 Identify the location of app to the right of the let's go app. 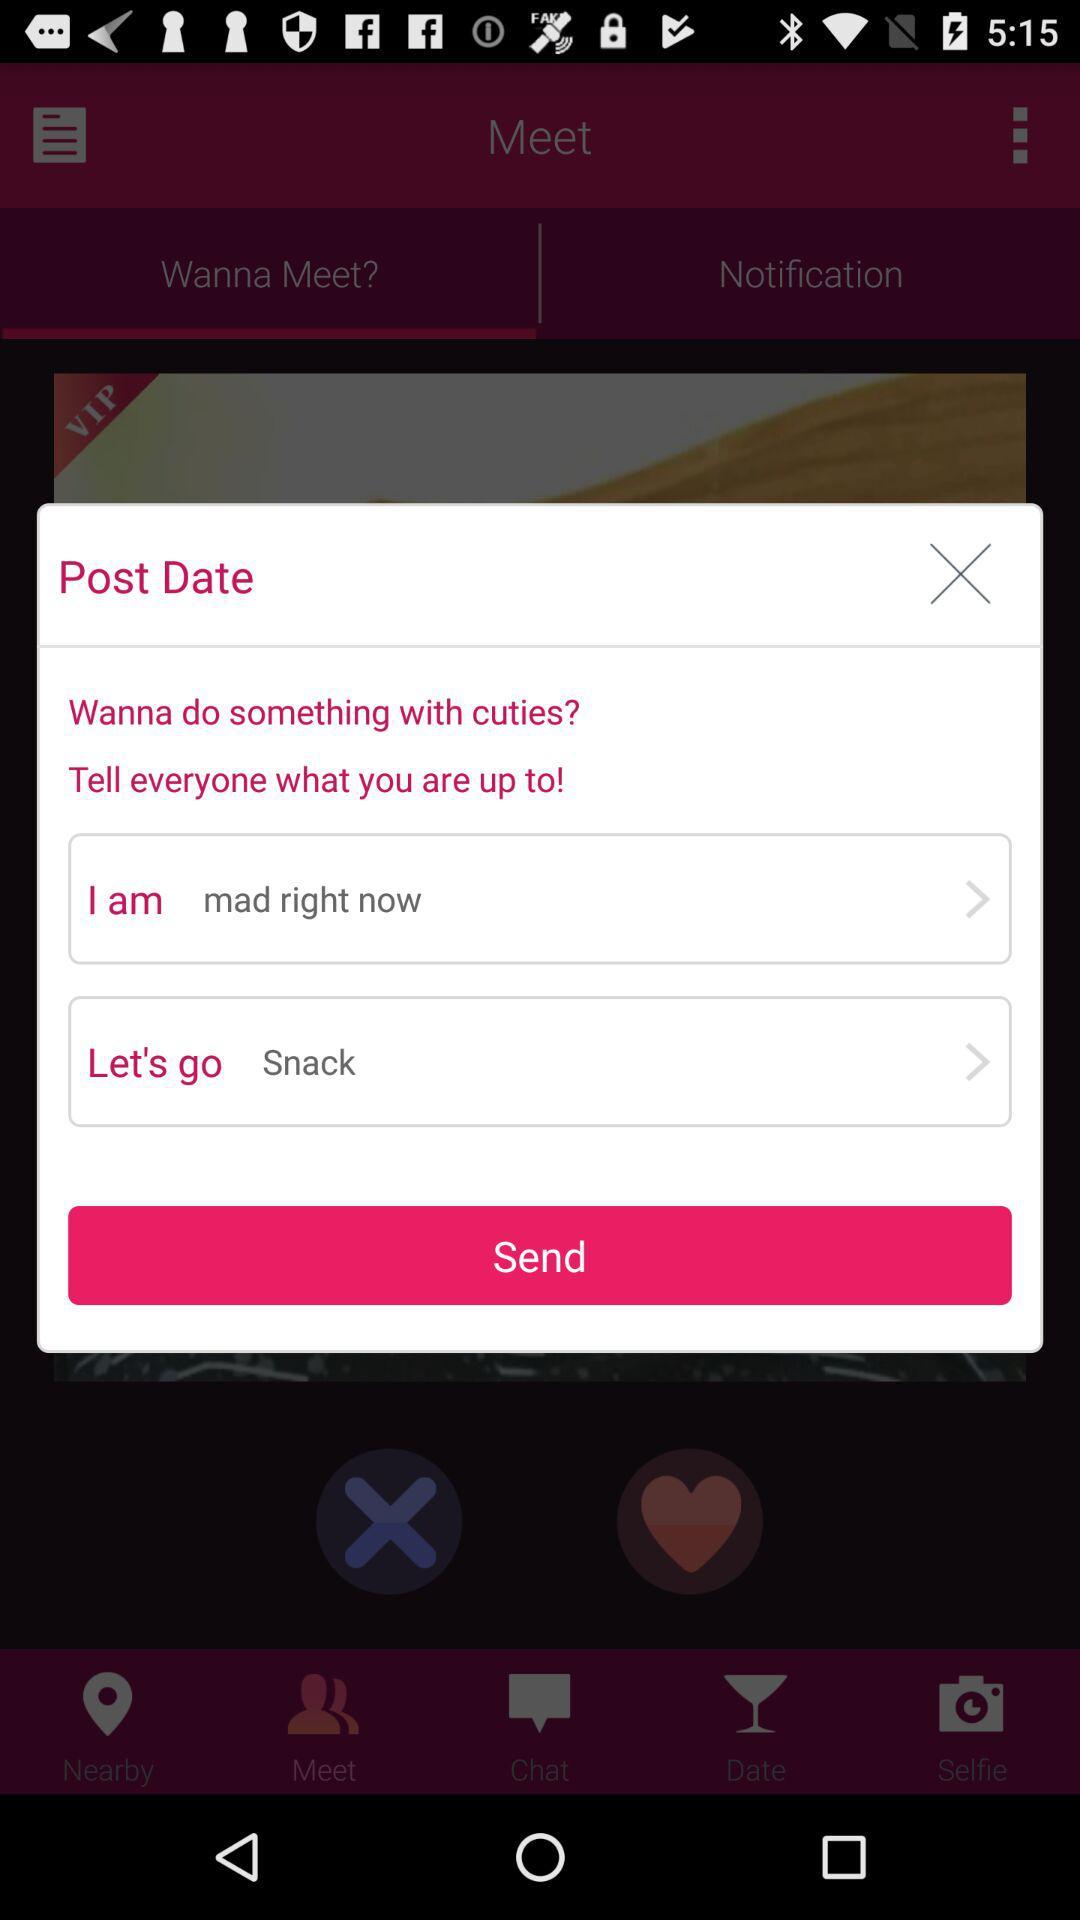
(611, 1060).